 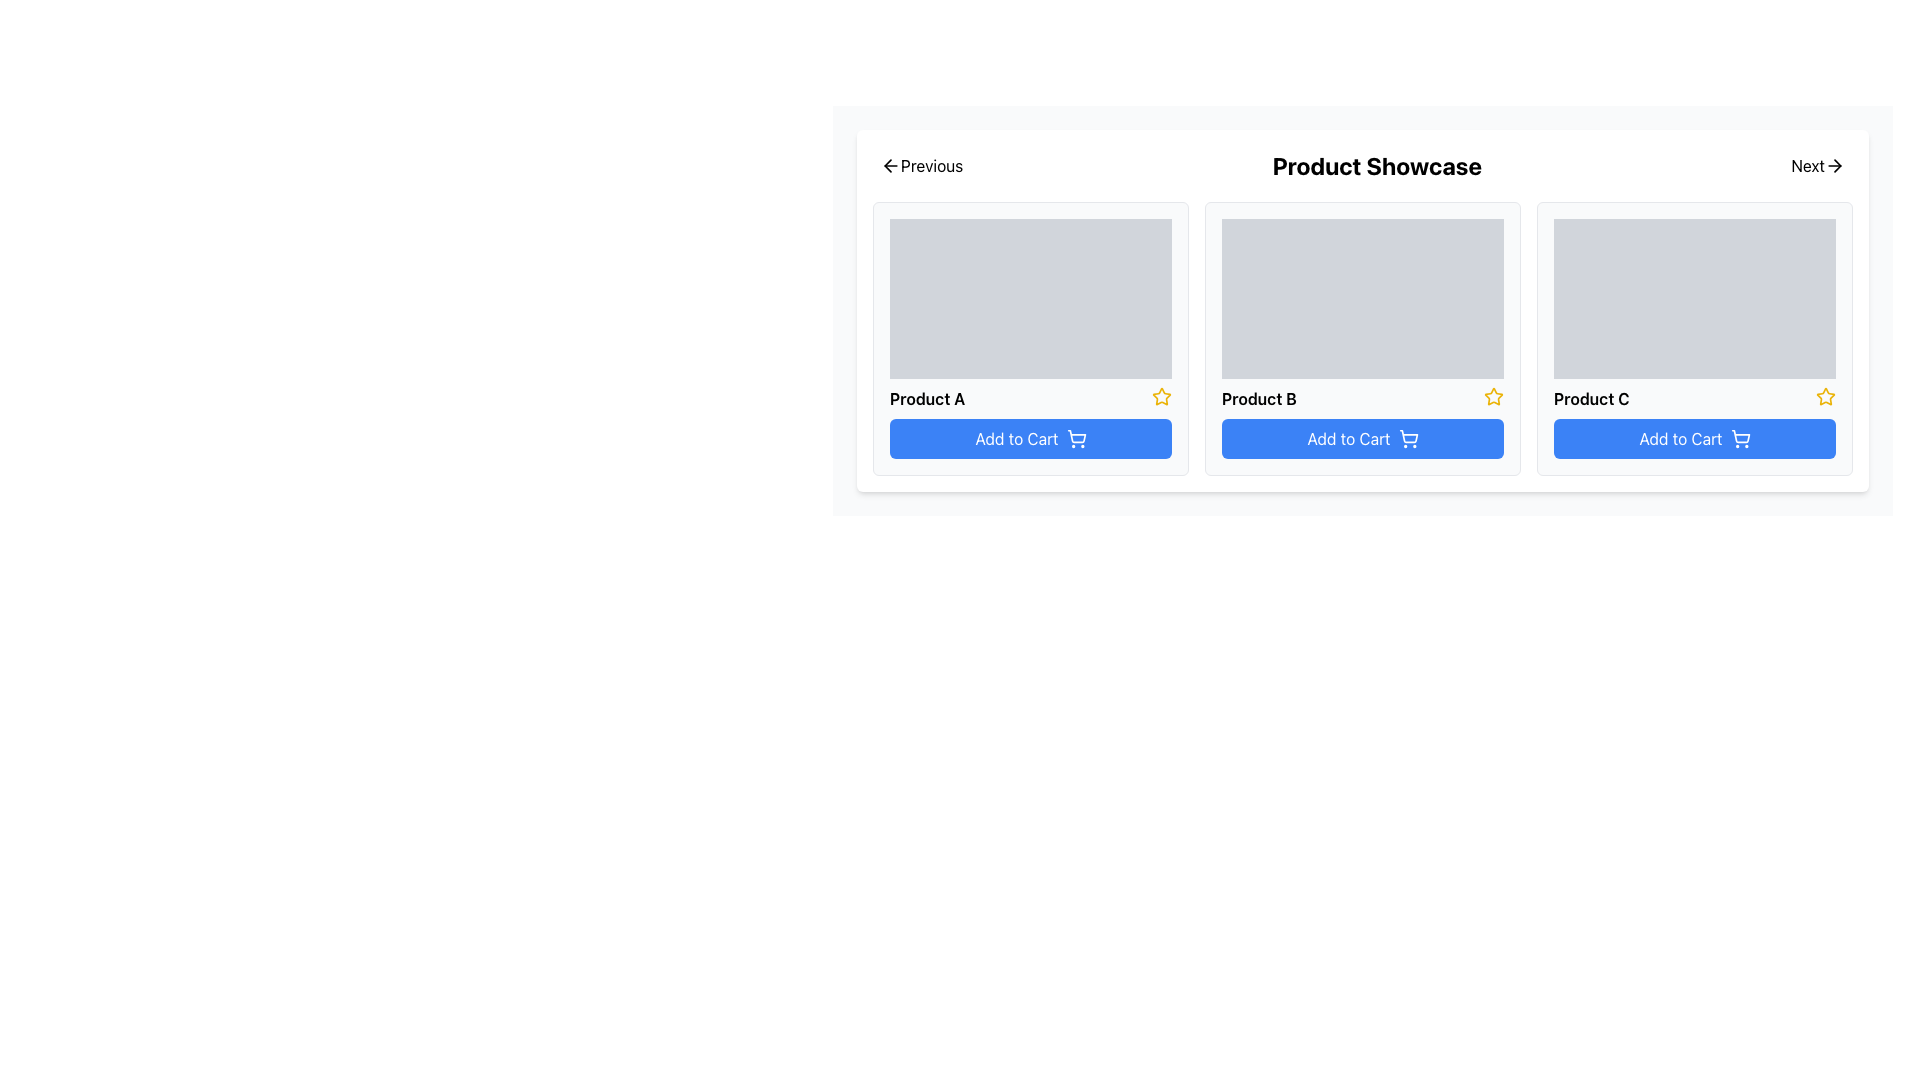 I want to click on the right-pointing arrow icon that allows users to navigate to the next set of products, located adjacent to the 'Next' label in the top-right corner of the interface, so click(x=1834, y=164).